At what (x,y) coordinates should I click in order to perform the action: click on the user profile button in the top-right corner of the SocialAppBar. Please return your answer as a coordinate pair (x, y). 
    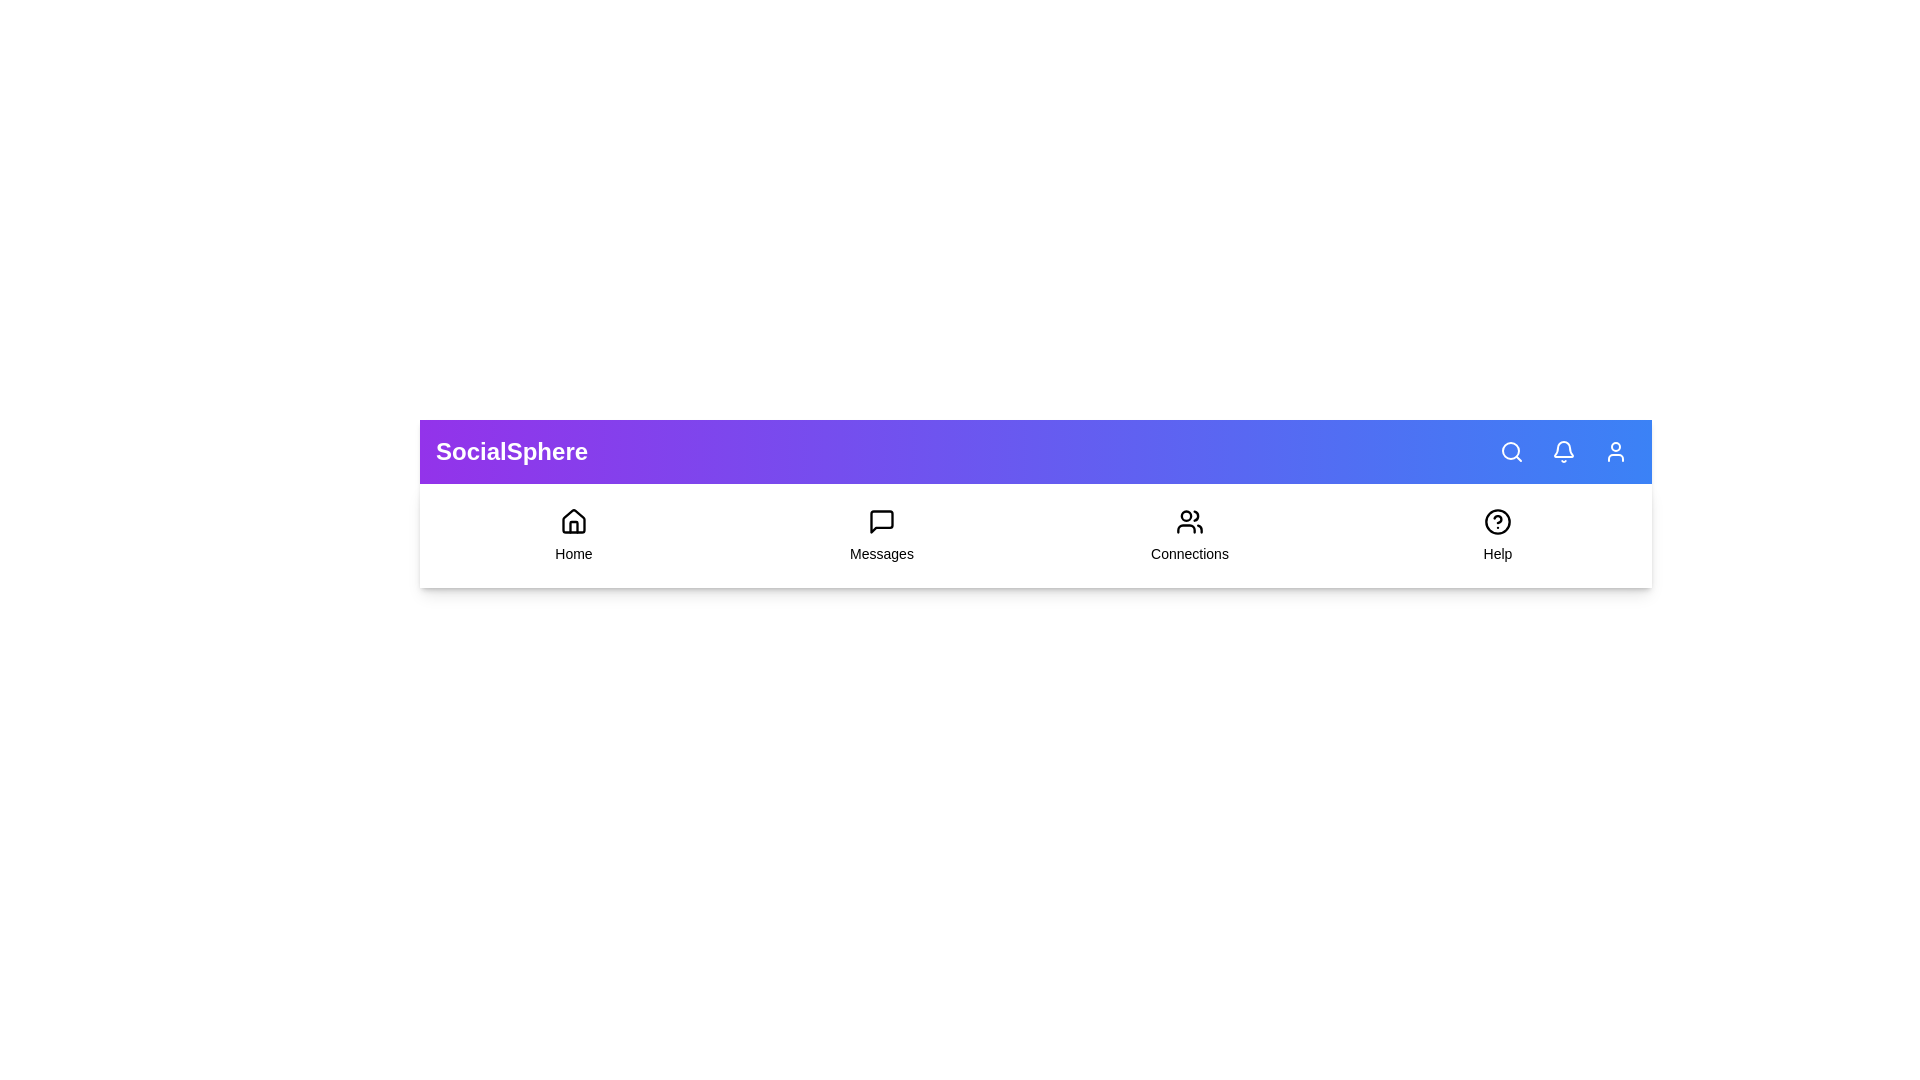
    Looking at the image, I should click on (1616, 451).